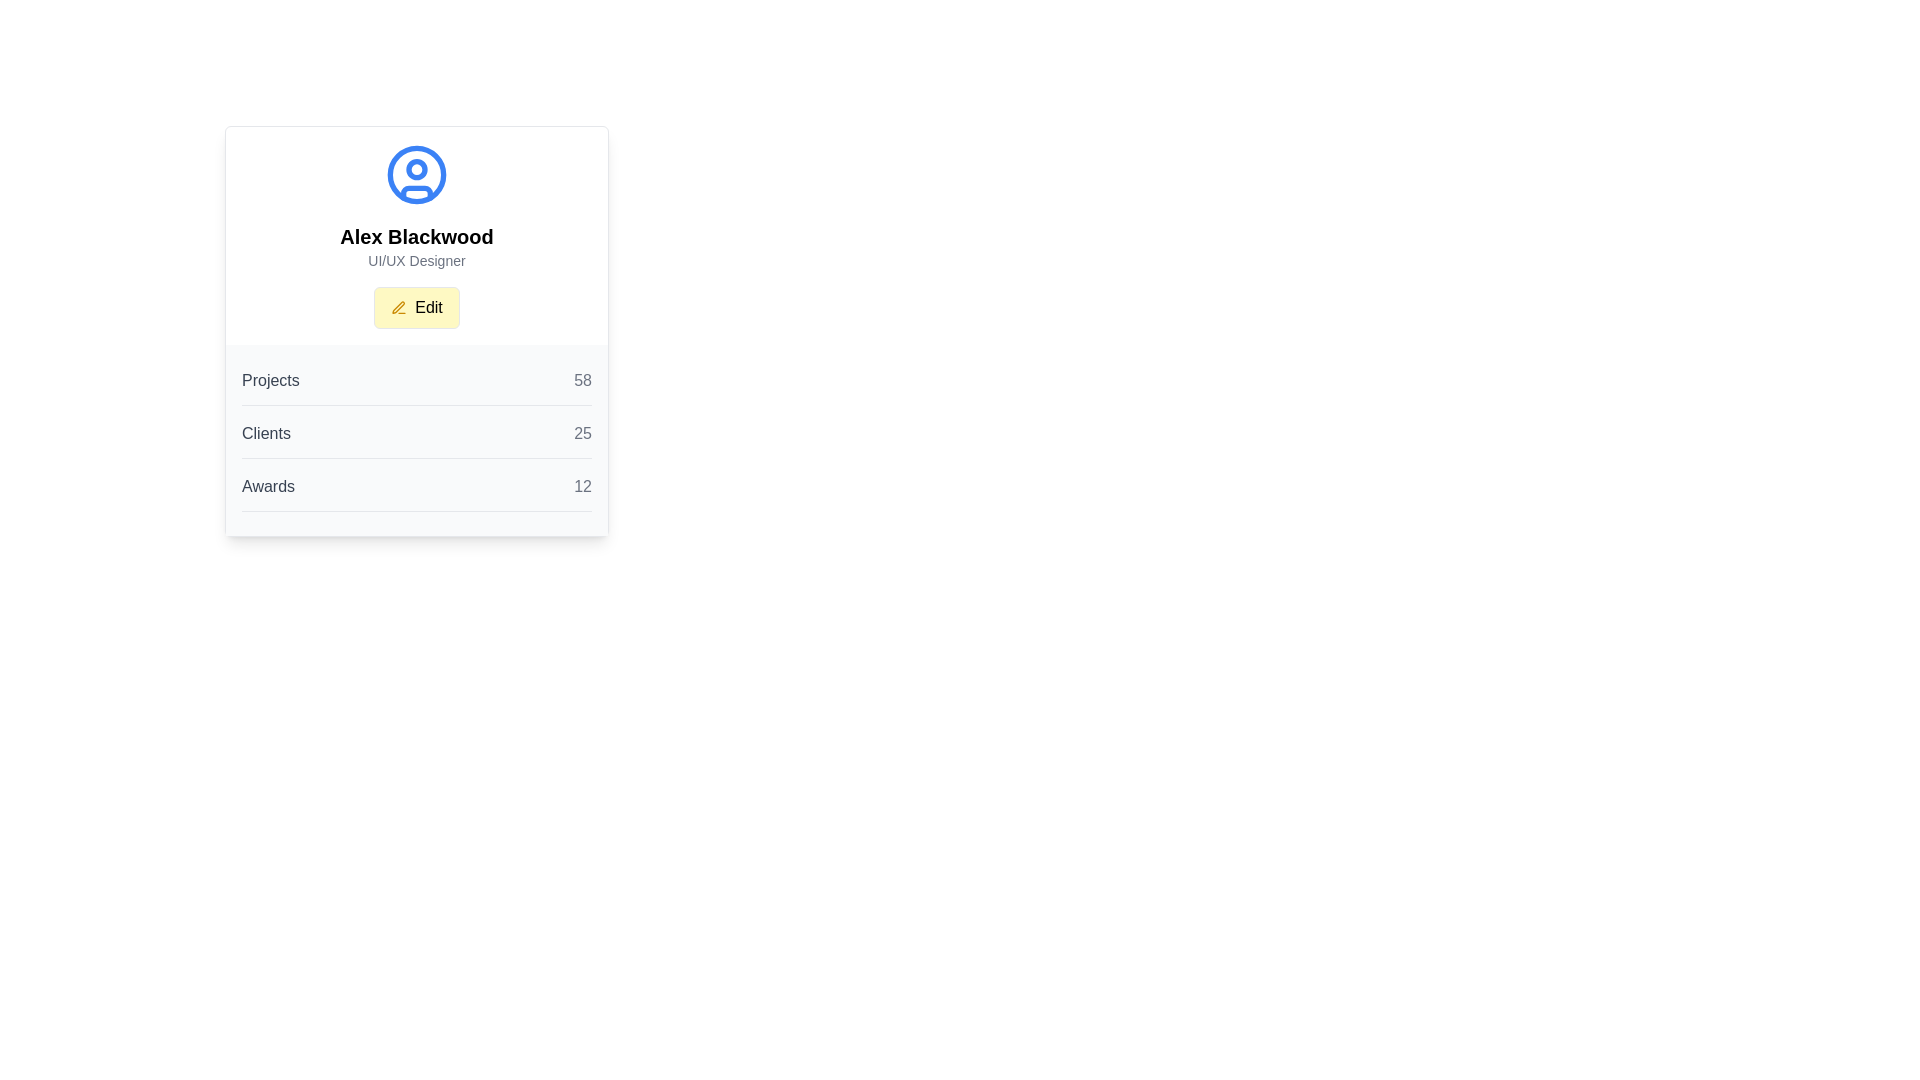  Describe the element at coordinates (416, 173) in the screenshot. I see `the blue circular outline icon above the user profile name 'Alex Blackwood' within the user profile card` at that location.